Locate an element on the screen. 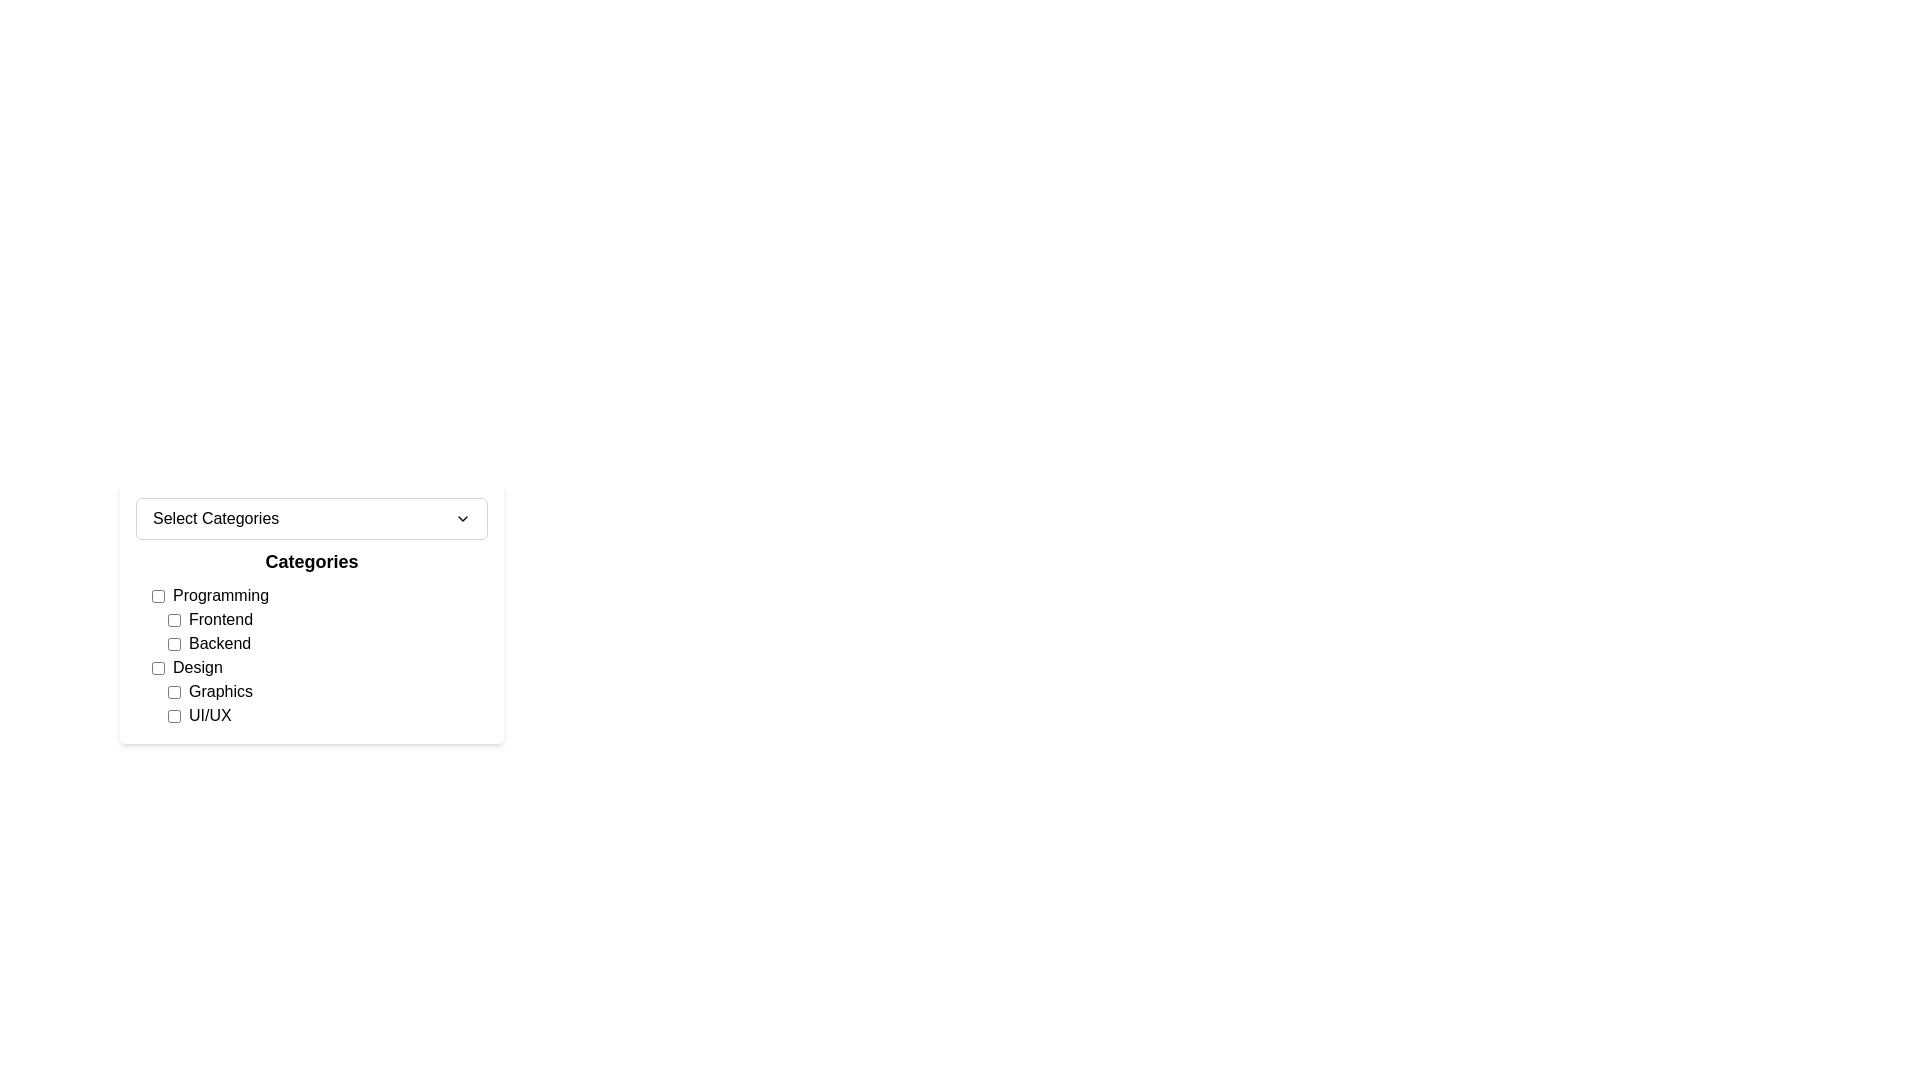  the checkbox that allows users to select or deselect the 'Graphics' category, located next to the text 'Graphics' in the 'Select Categories' section is located at coordinates (174, 690).